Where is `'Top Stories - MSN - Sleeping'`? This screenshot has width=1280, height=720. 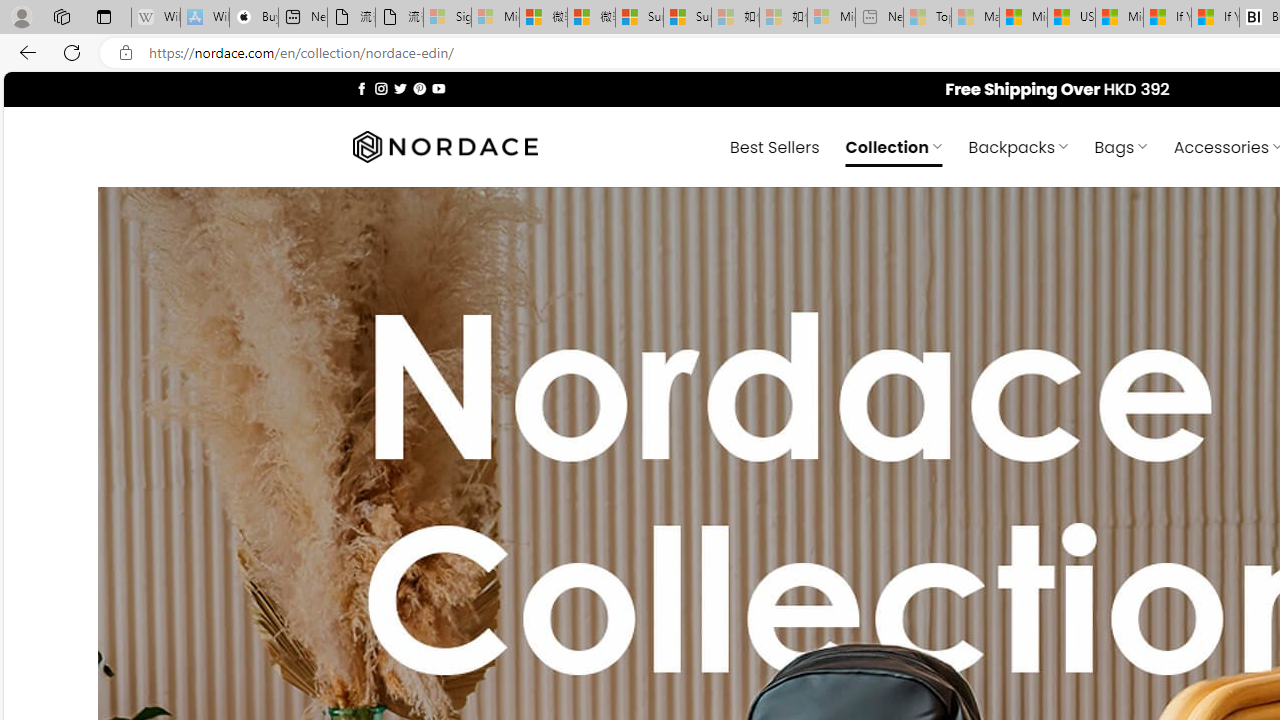 'Top Stories - MSN - Sleeping' is located at coordinates (926, 17).